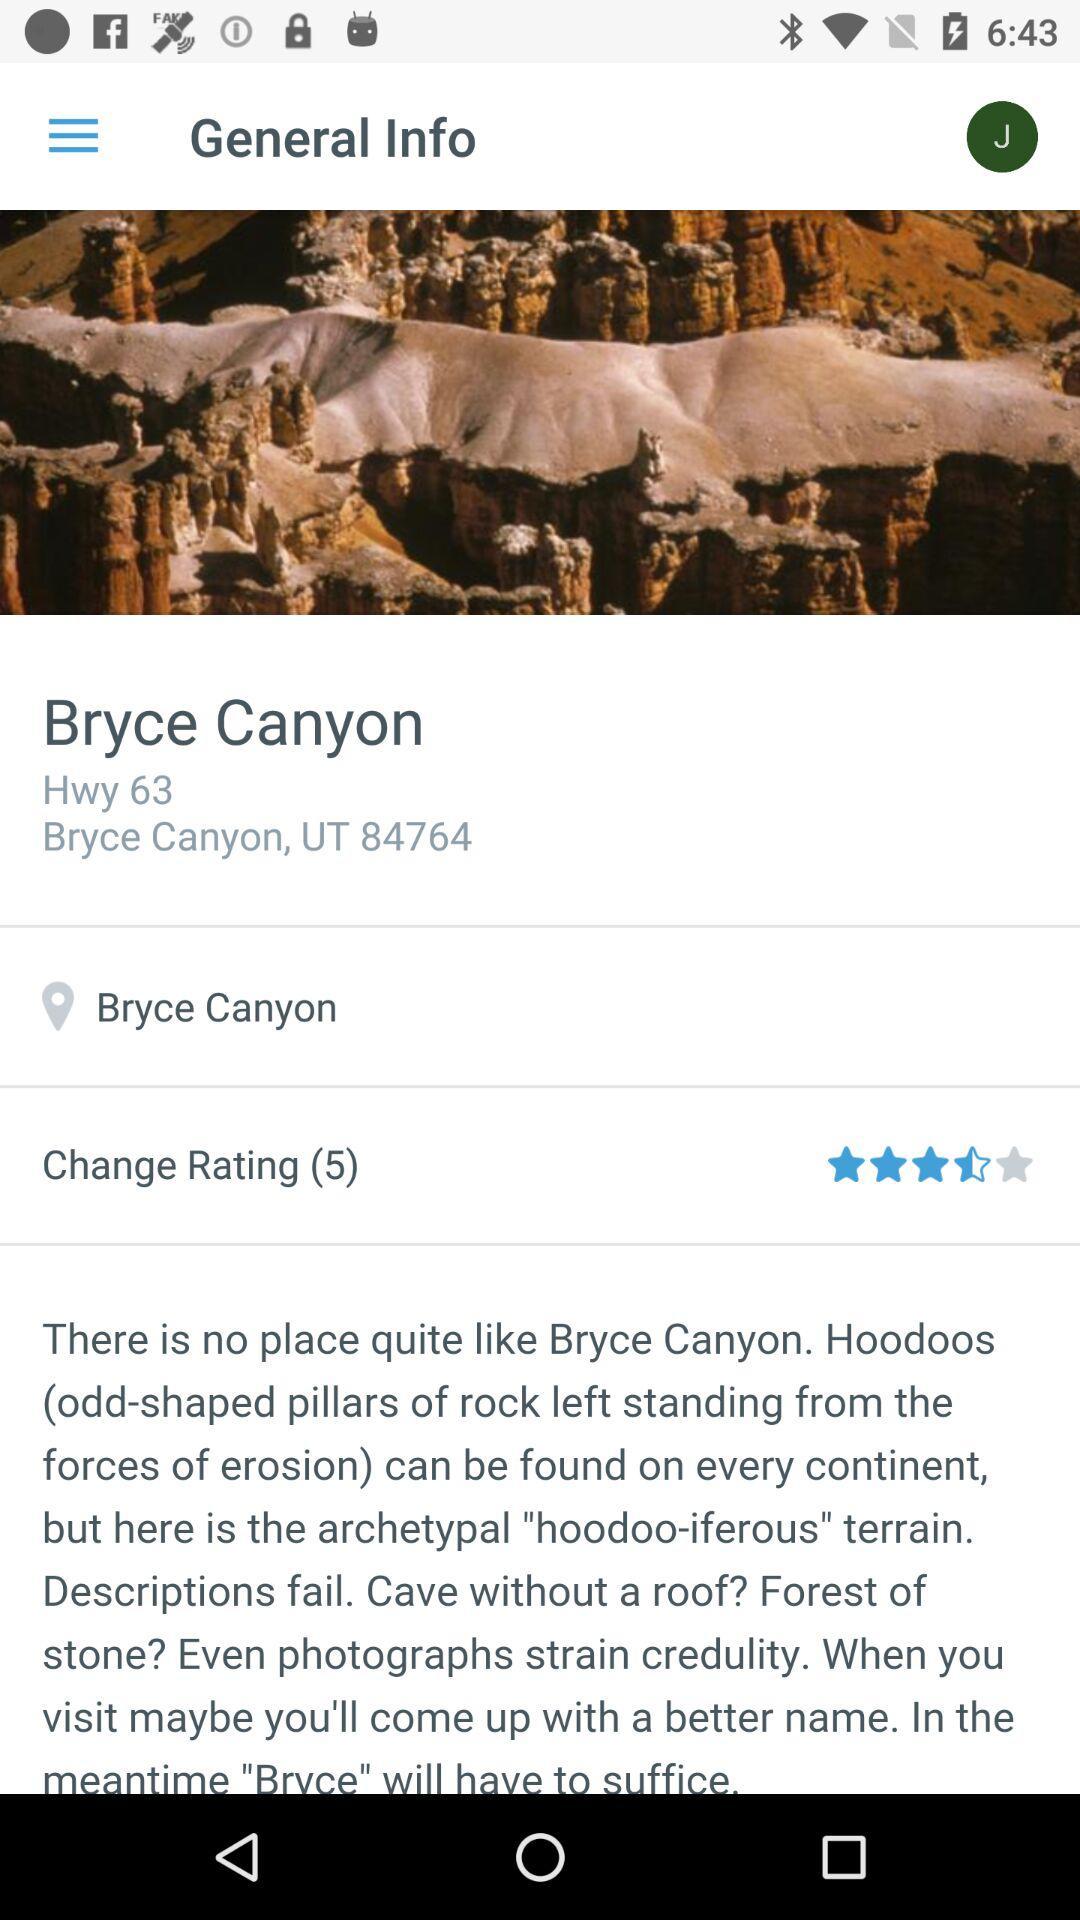  I want to click on the item at the top right corner, so click(1002, 135).